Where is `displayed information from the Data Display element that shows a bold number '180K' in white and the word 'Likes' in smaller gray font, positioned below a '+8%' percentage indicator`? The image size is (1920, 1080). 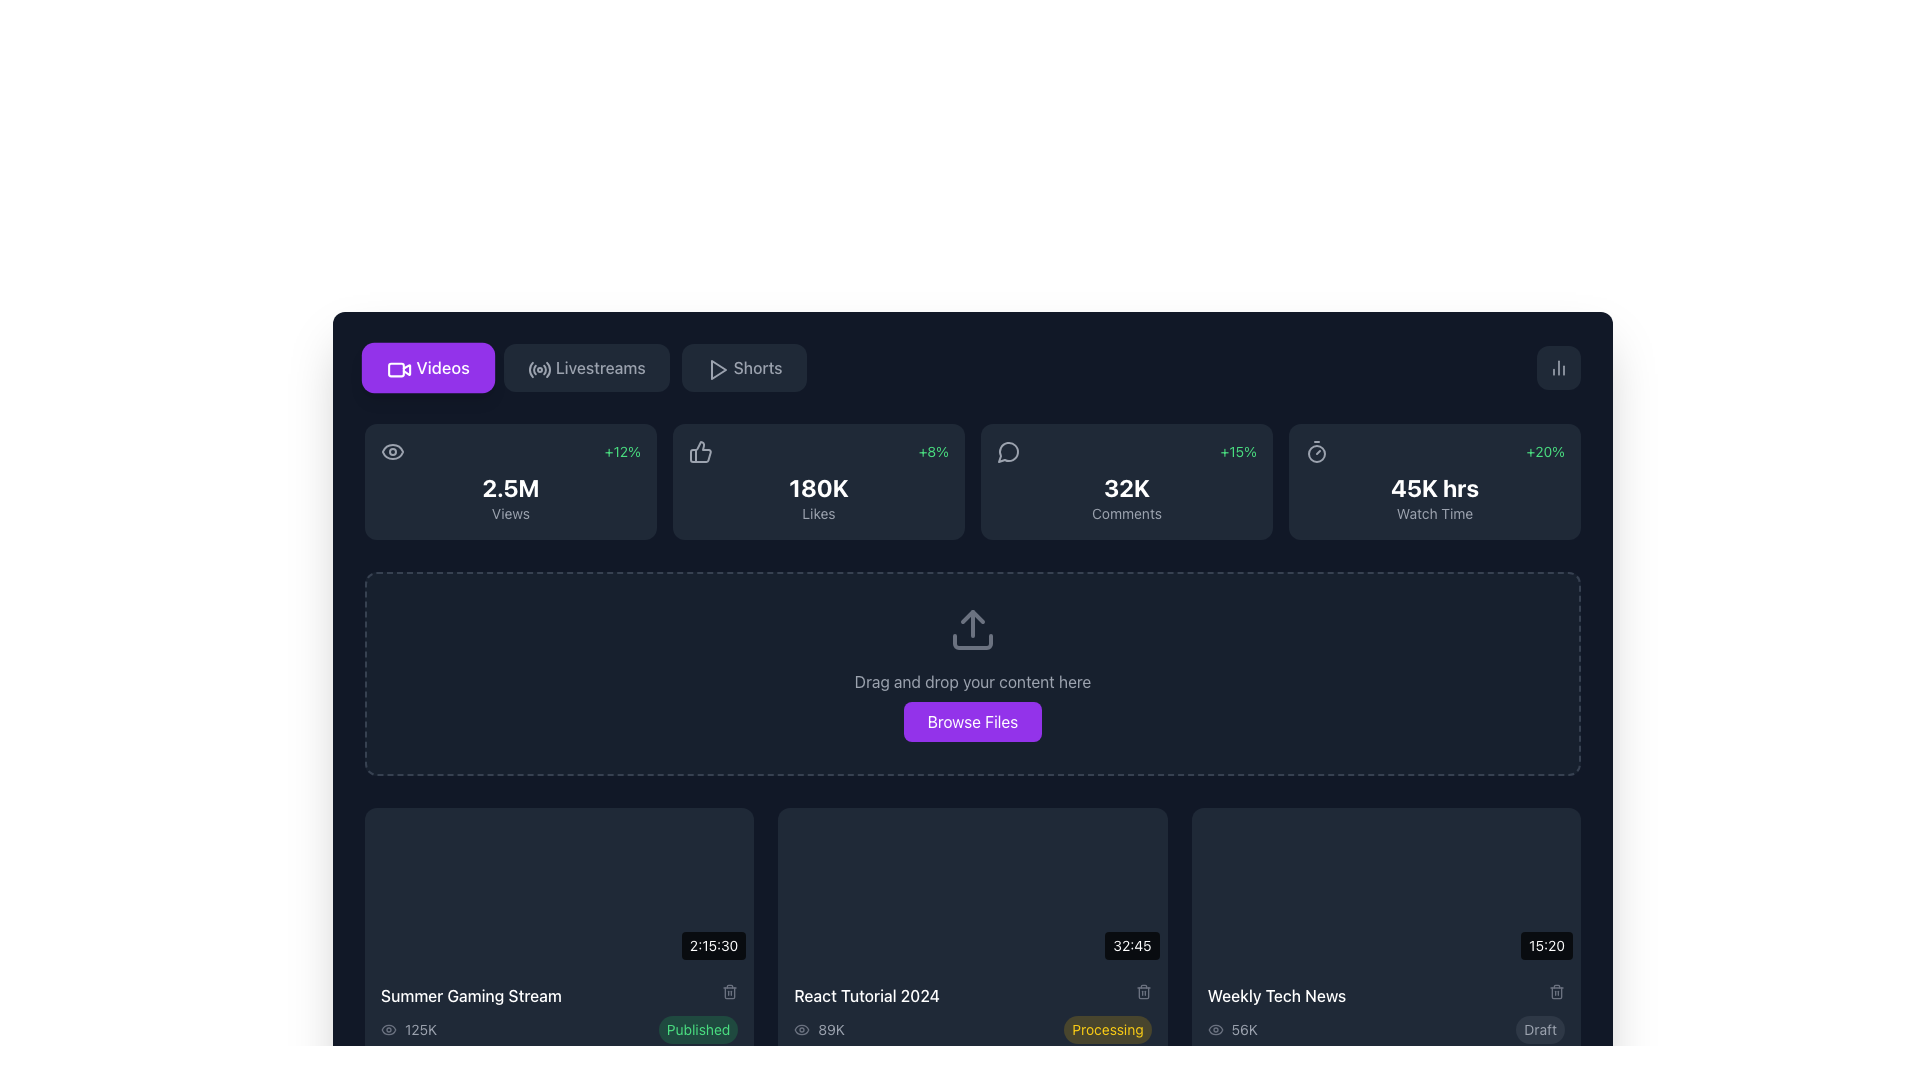 displayed information from the Data Display element that shows a bold number '180K' in white and the word 'Likes' in smaller gray font, positioned below a '+8%' percentage indicator is located at coordinates (819, 496).